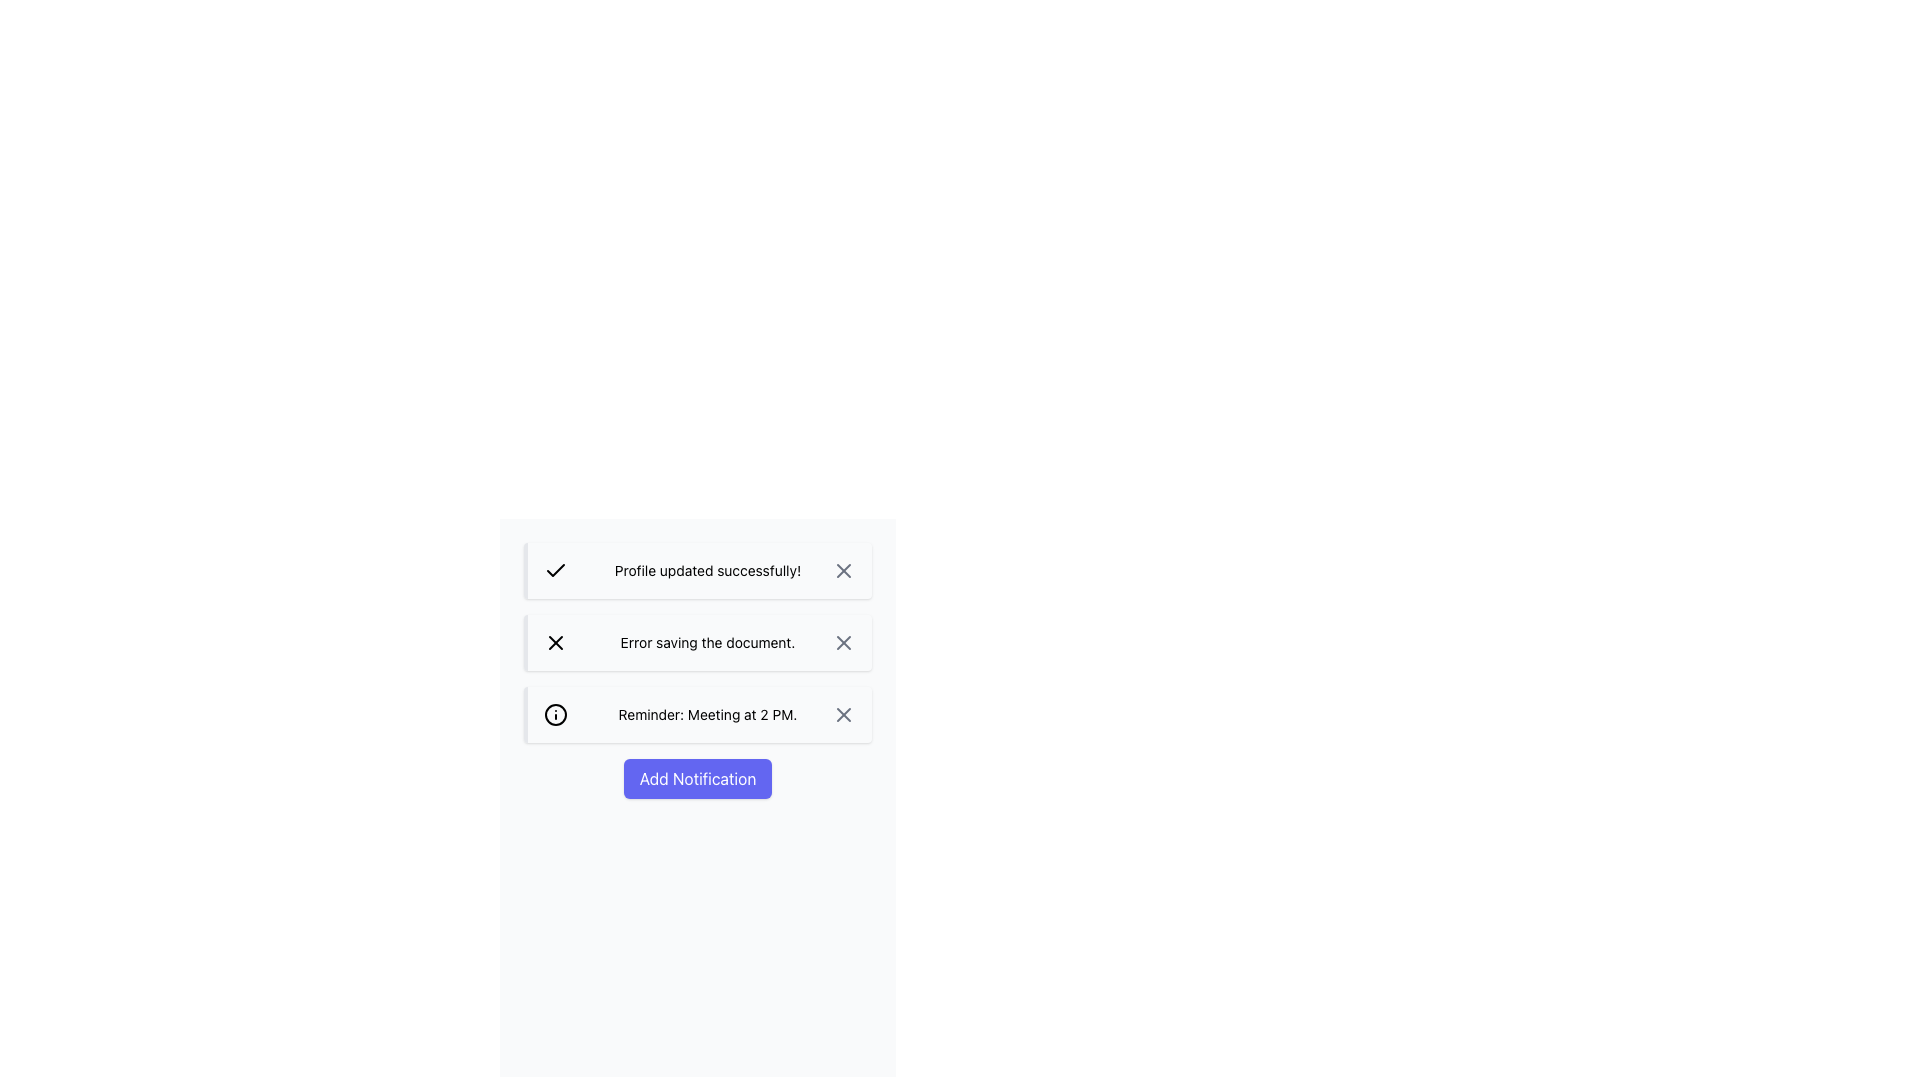 This screenshot has width=1920, height=1080. What do you see at coordinates (844, 570) in the screenshot?
I see `the checkmark icon styled as a diagonal cross (X) located at the far right of the topmost notification item` at bounding box center [844, 570].